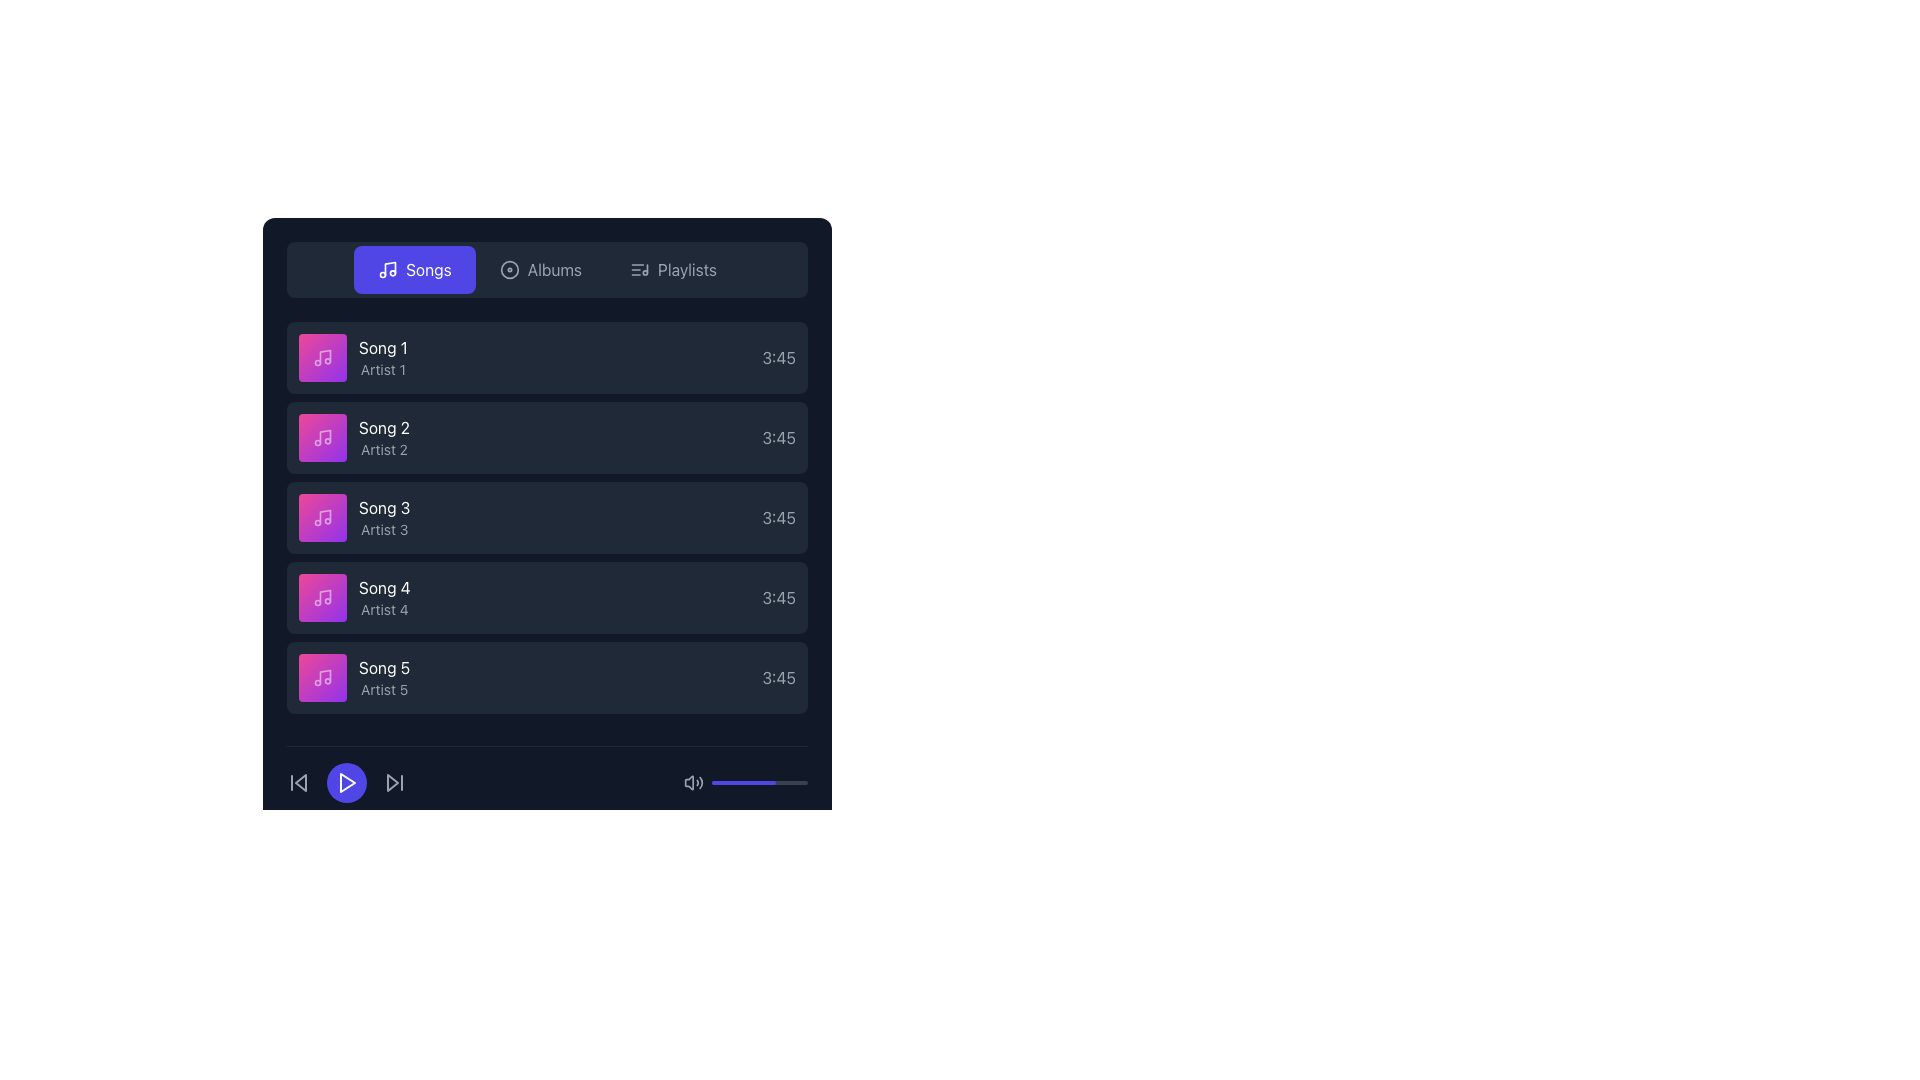 The width and height of the screenshot is (1920, 1080). What do you see at coordinates (325, 595) in the screenshot?
I see `the music note icon representing 'Song 4' by 'Artist 4', located towards the left of the list item within the purple square` at bounding box center [325, 595].